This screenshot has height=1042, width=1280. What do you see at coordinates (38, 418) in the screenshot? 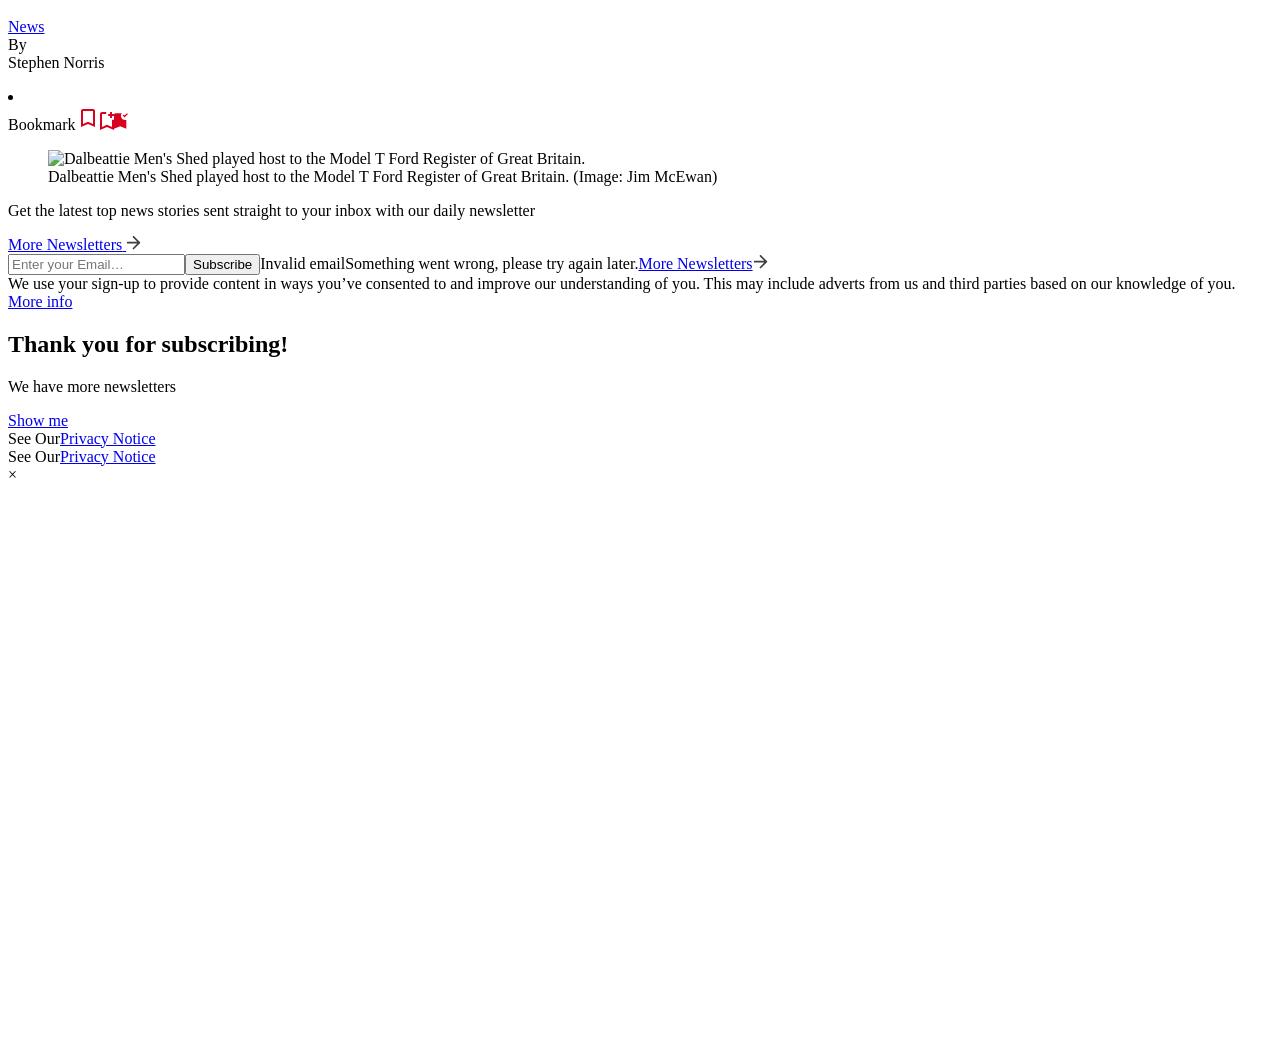
I see `'Show me'` at bounding box center [38, 418].